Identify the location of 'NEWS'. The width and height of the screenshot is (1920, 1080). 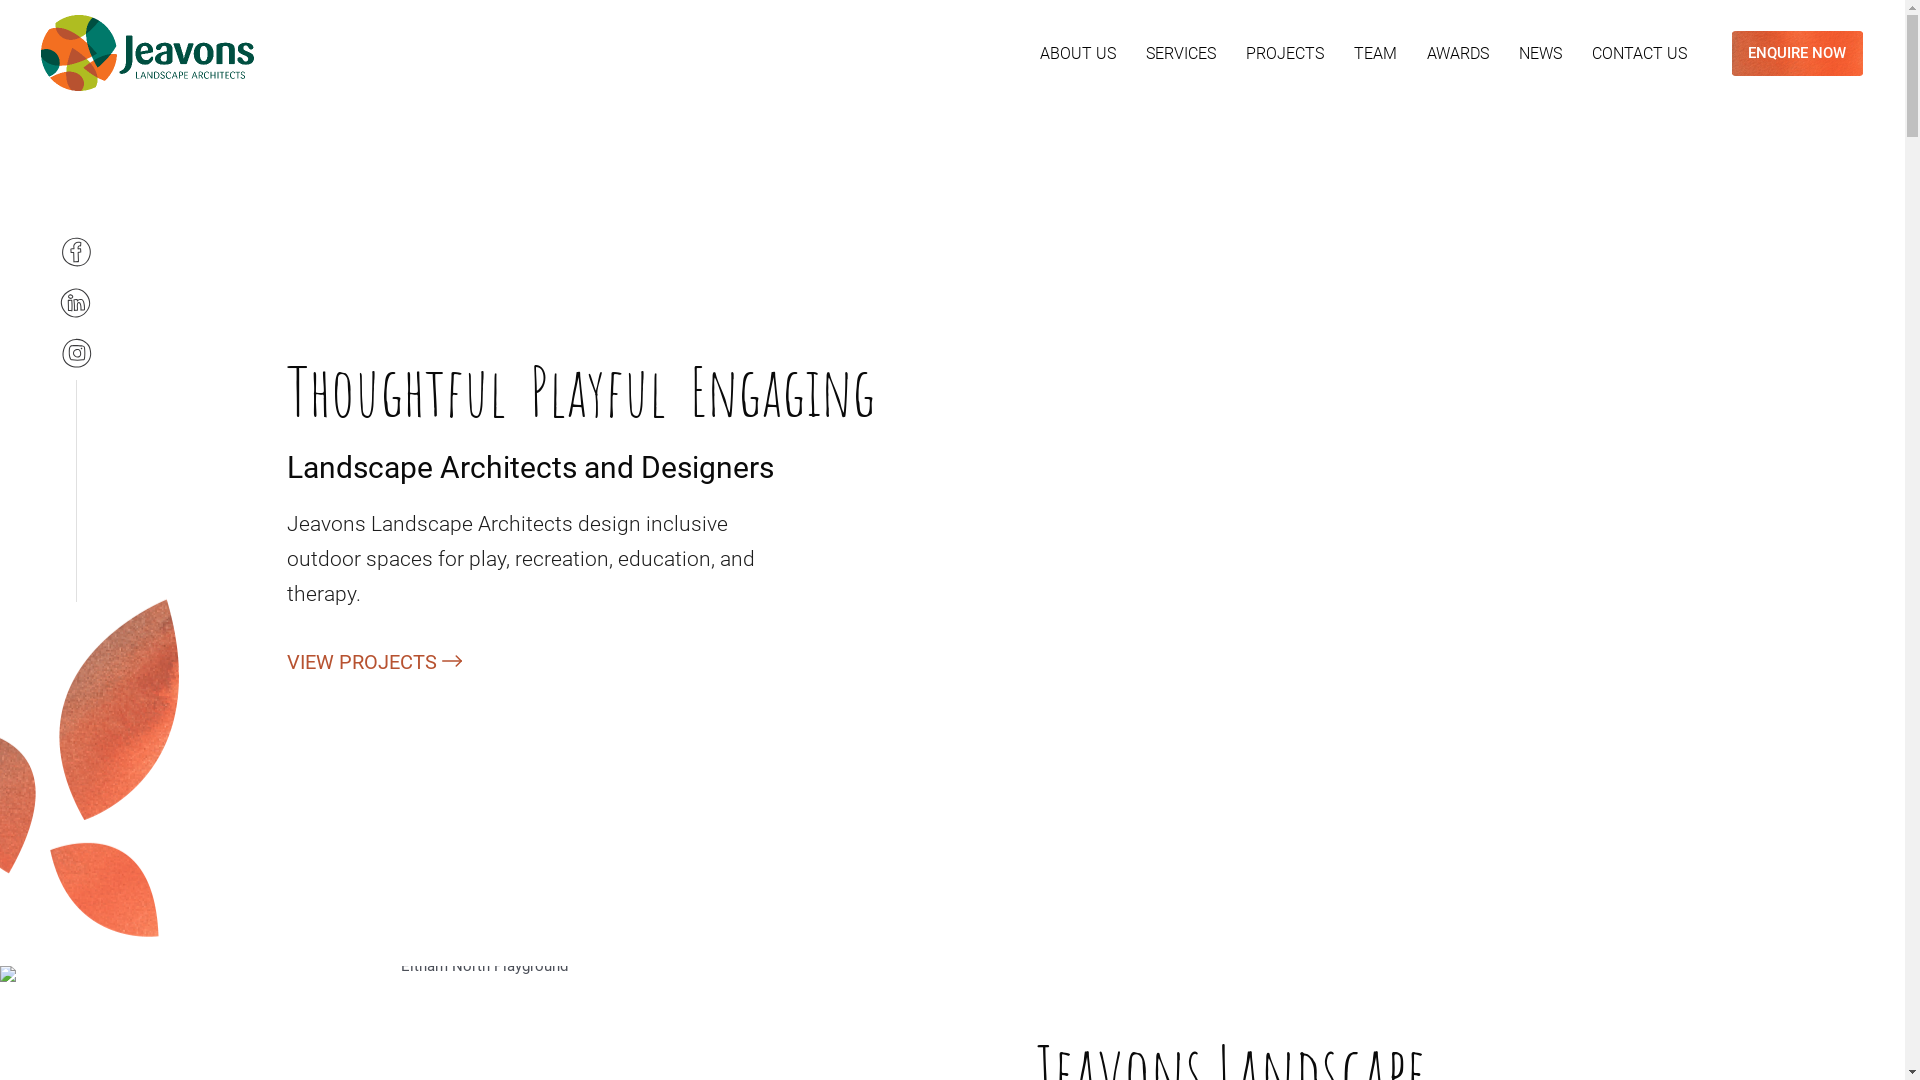
(1539, 52).